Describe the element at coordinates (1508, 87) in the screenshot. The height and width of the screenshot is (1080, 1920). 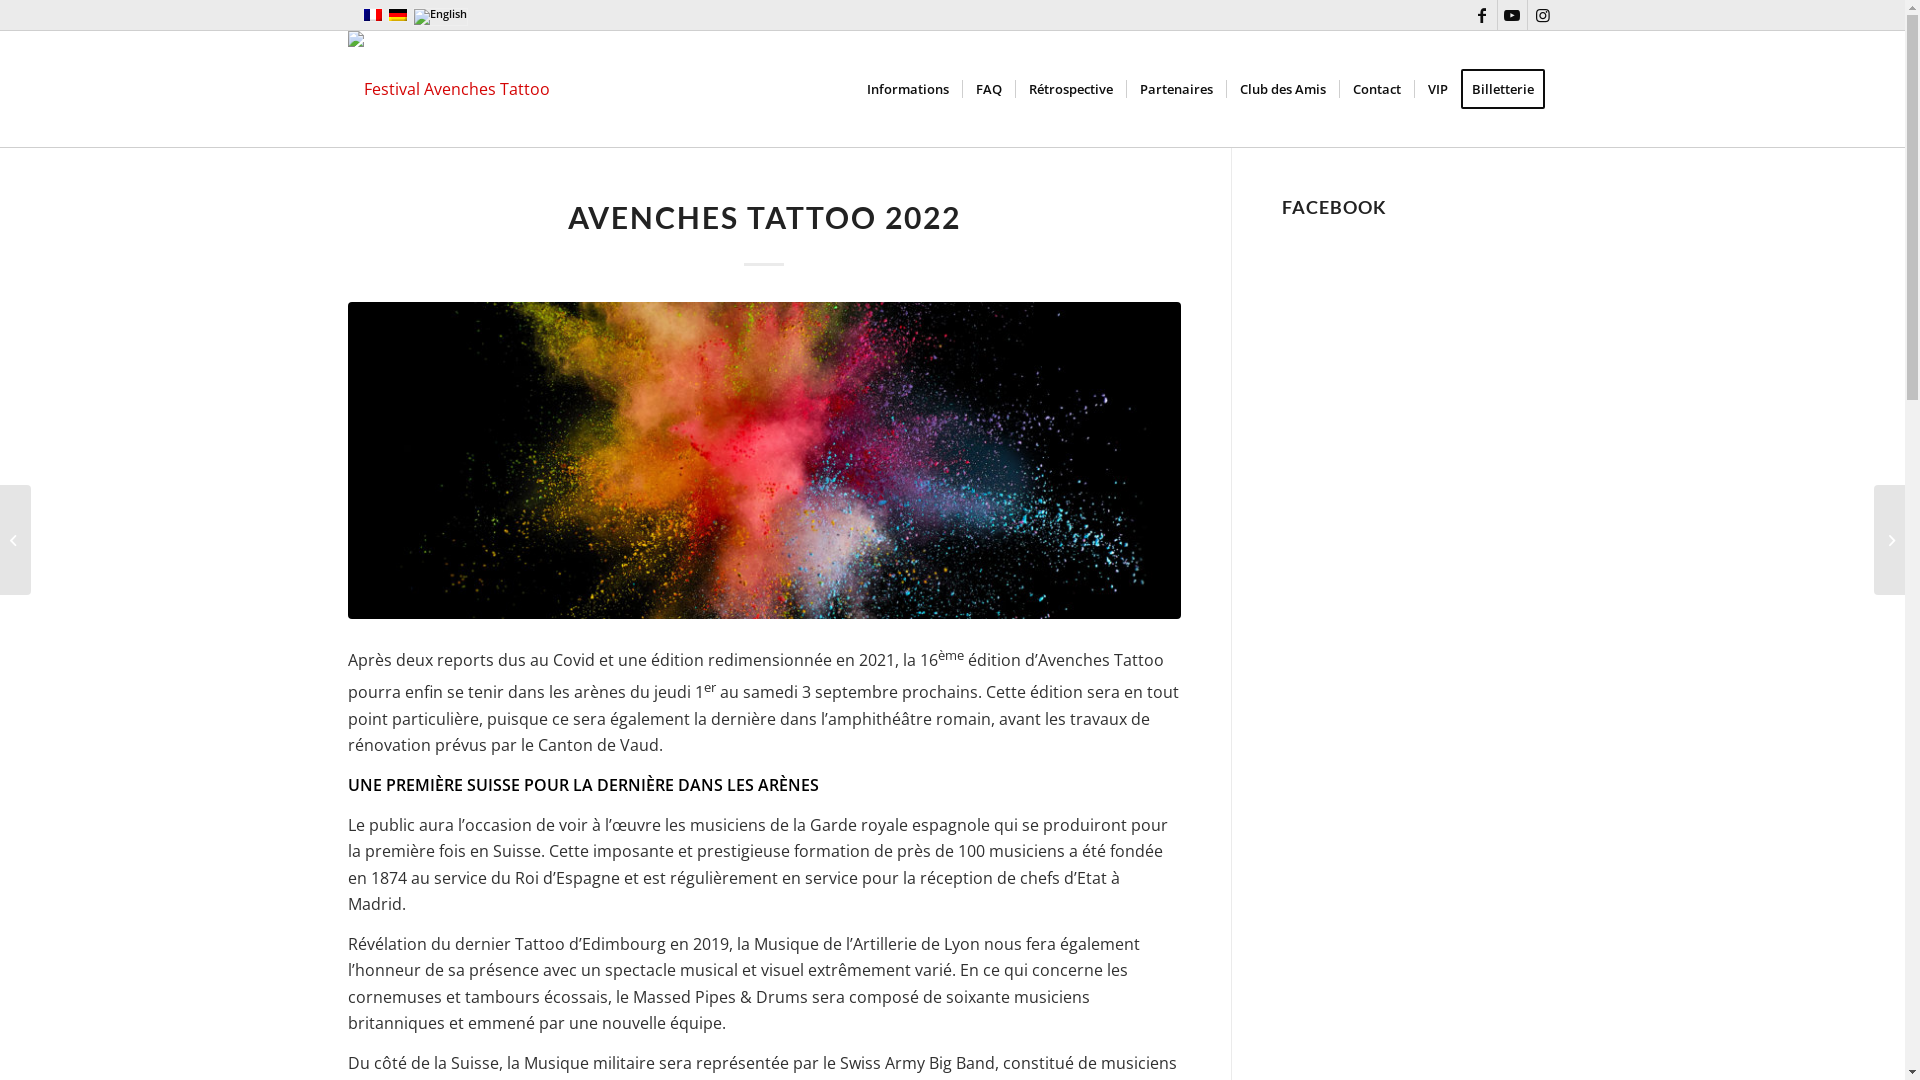
I see `'Billetterie'` at that location.